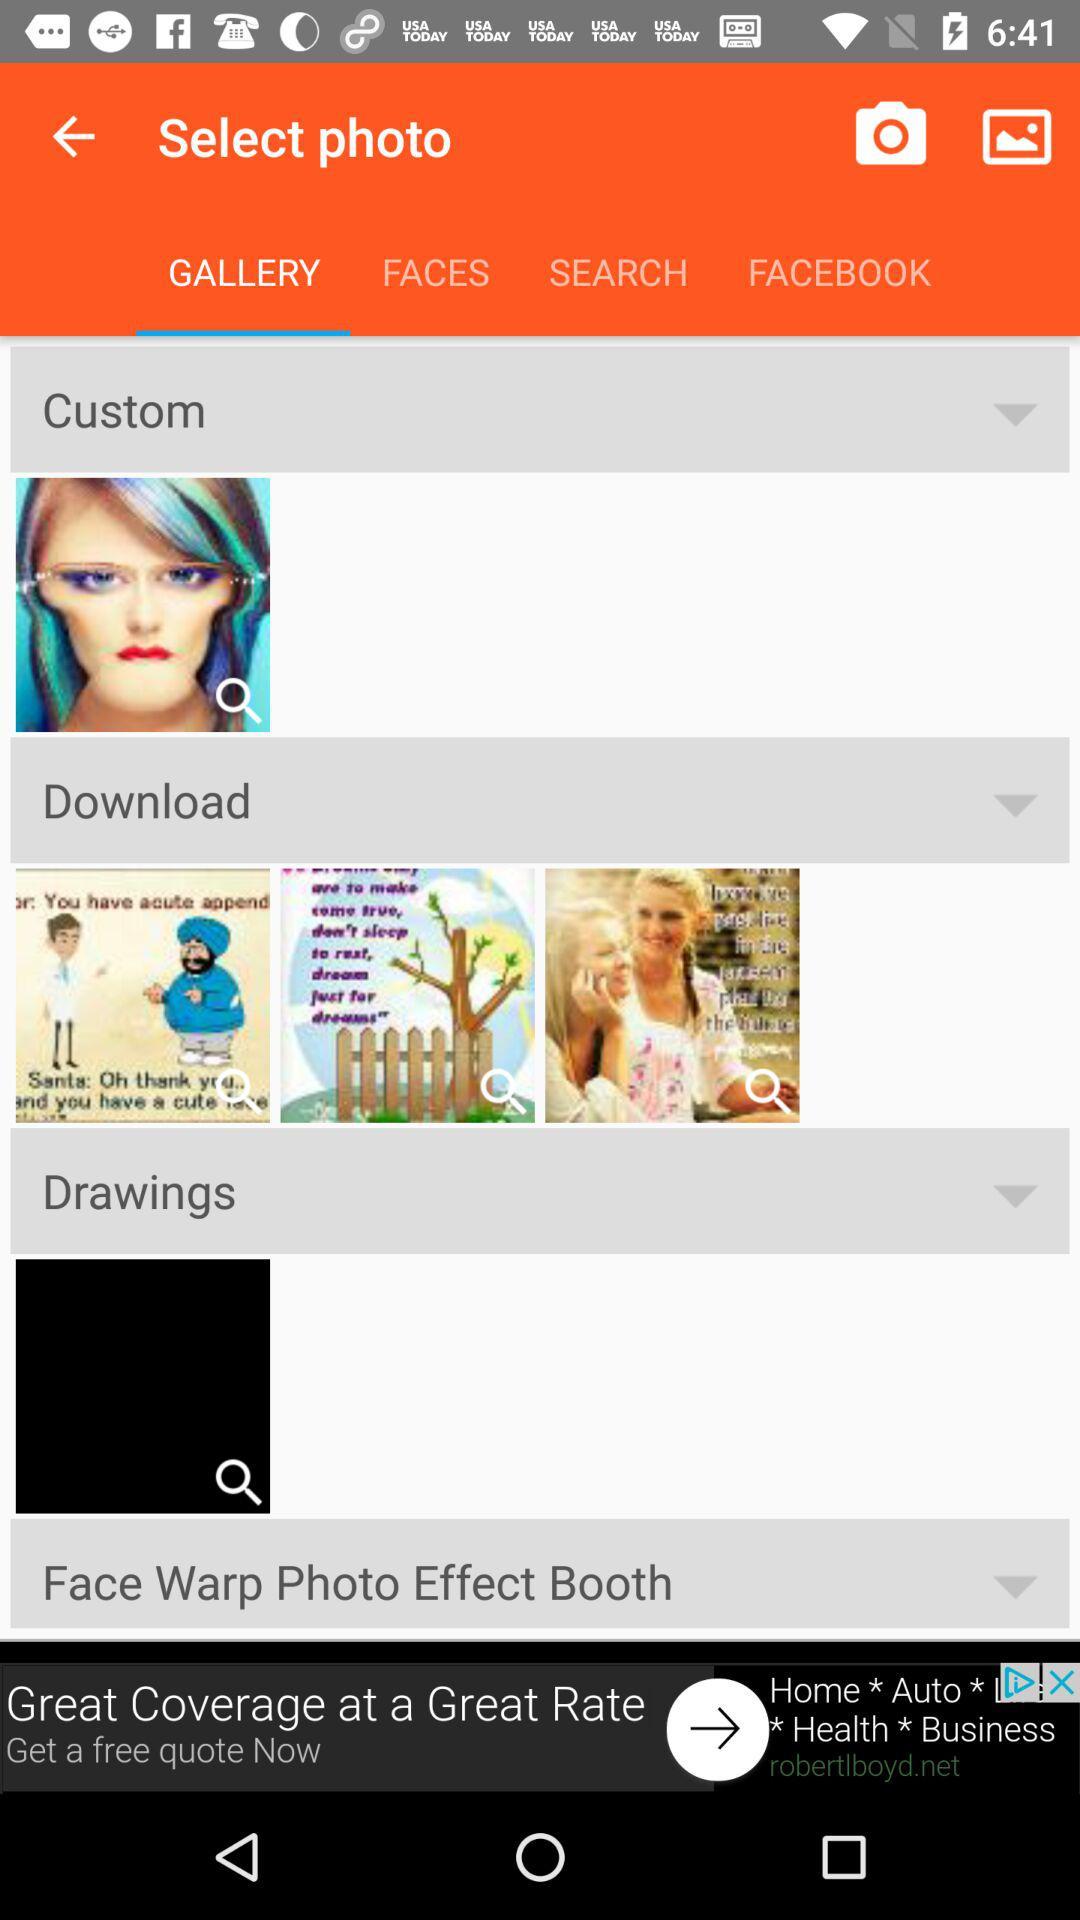 The width and height of the screenshot is (1080, 1920). I want to click on search in the option, so click(502, 1090).